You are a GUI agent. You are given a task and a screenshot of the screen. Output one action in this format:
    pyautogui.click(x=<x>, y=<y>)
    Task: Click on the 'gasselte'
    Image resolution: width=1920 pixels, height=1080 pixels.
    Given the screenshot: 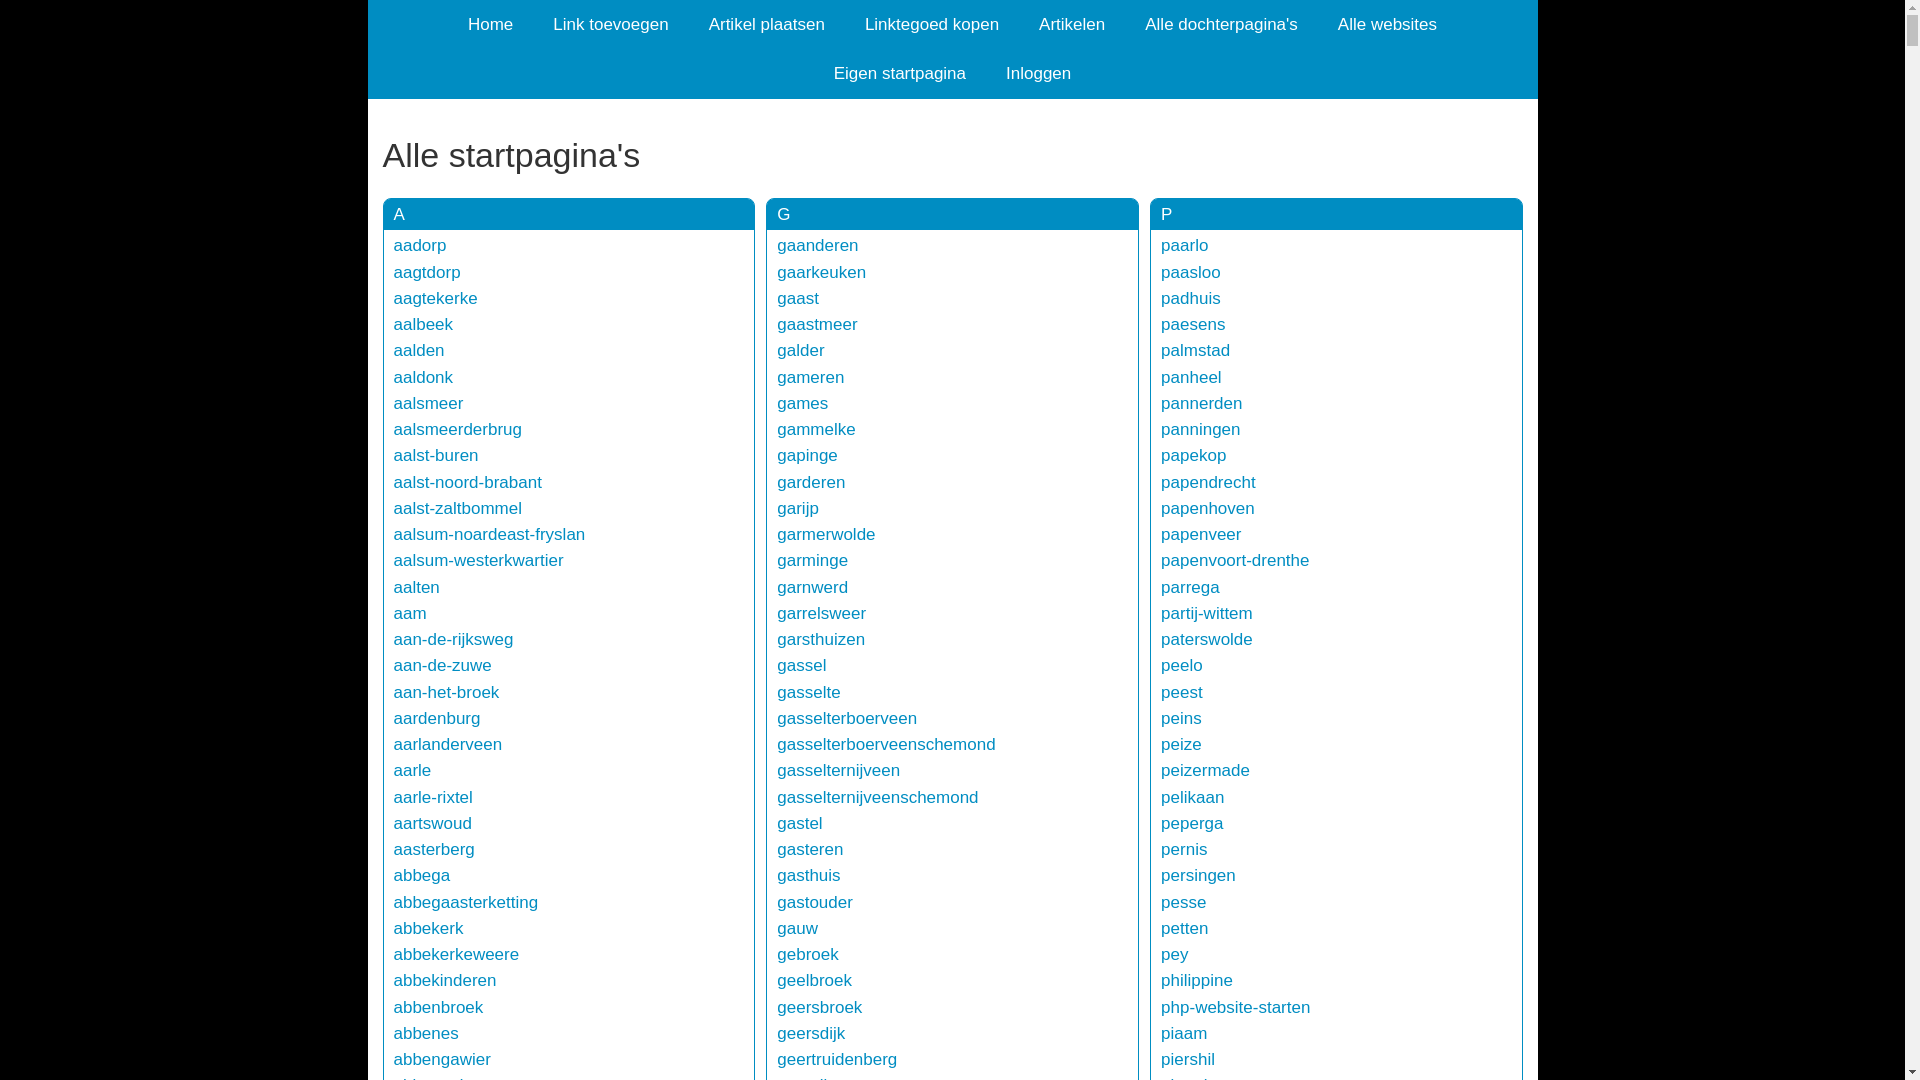 What is the action you would take?
    pyautogui.click(x=808, y=691)
    